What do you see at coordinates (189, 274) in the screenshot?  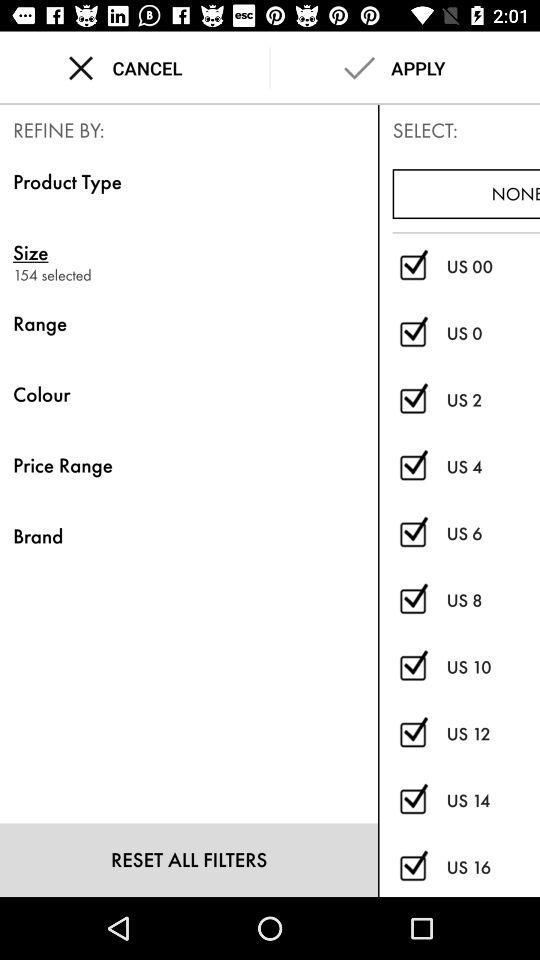 I see `154 selected icon` at bounding box center [189, 274].